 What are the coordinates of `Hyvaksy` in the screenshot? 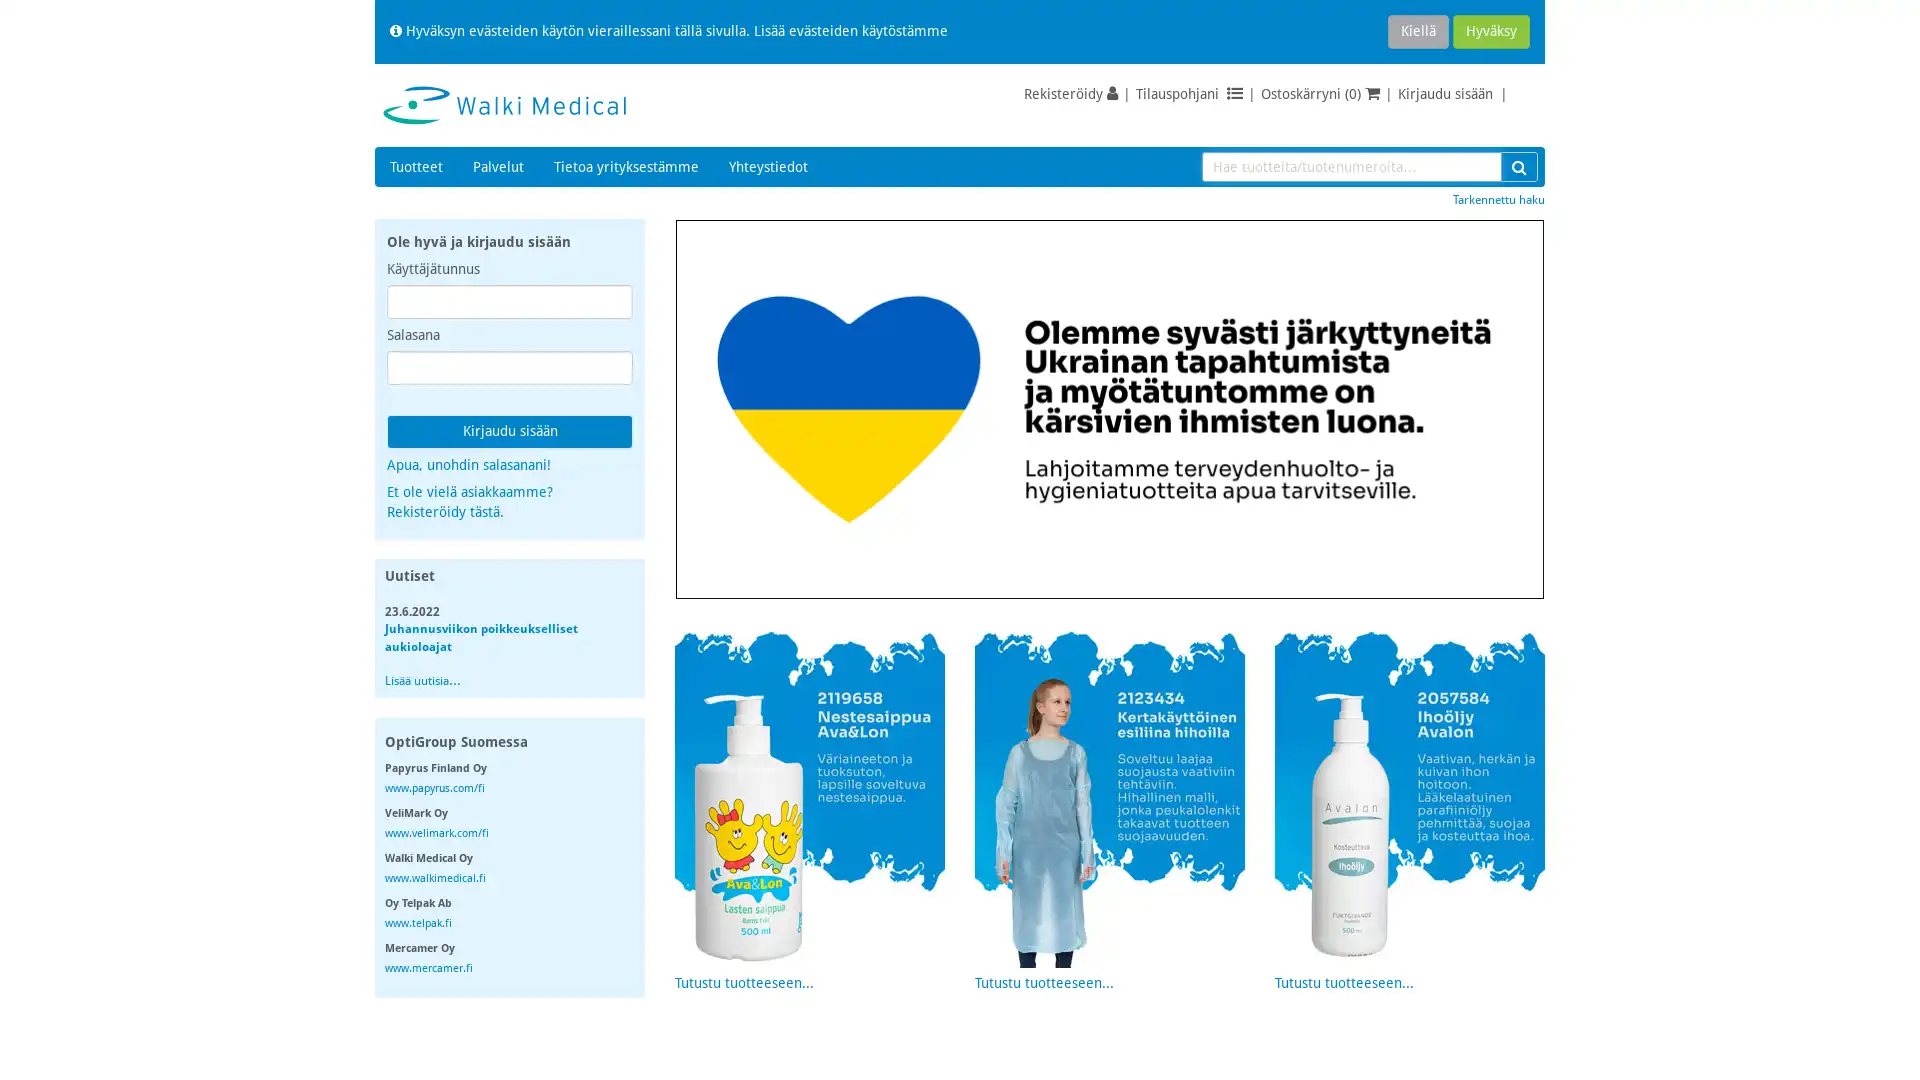 It's located at (1491, 31).